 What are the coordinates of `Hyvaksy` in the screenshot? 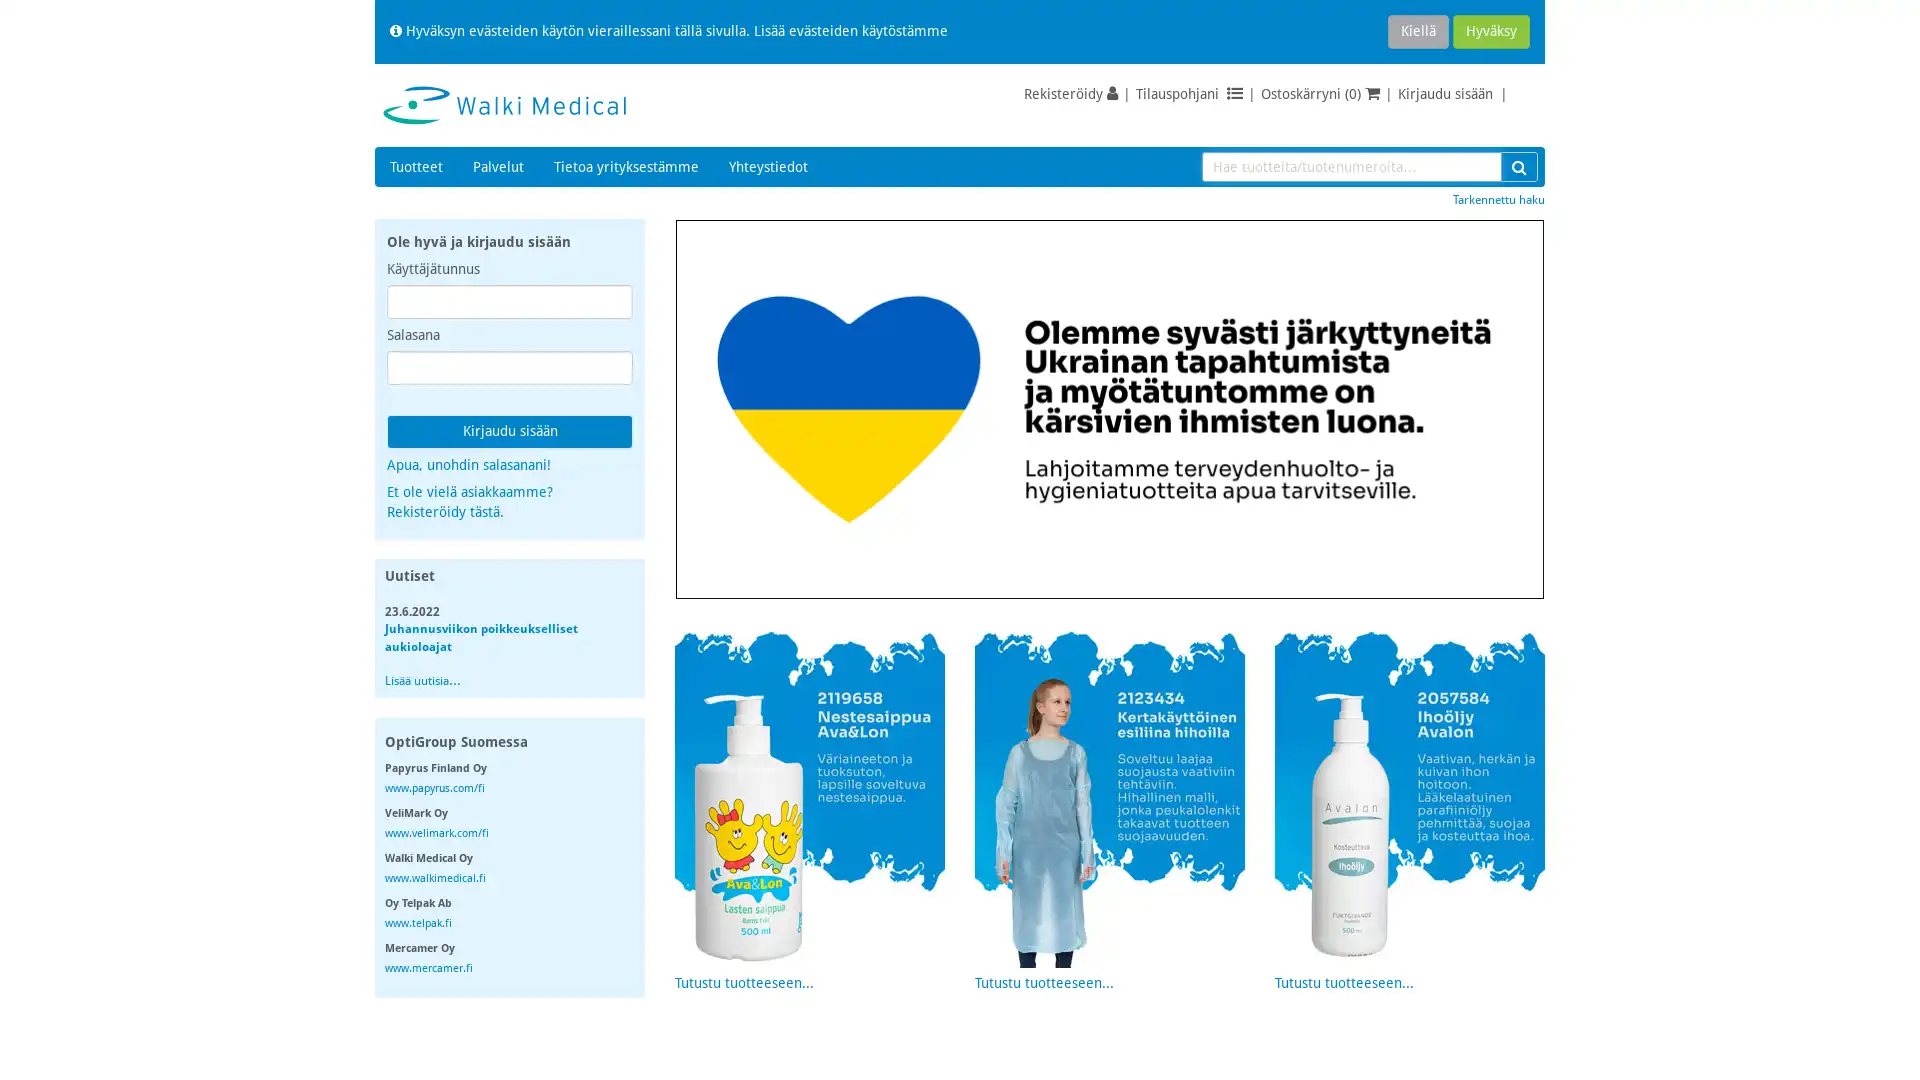 It's located at (1491, 31).